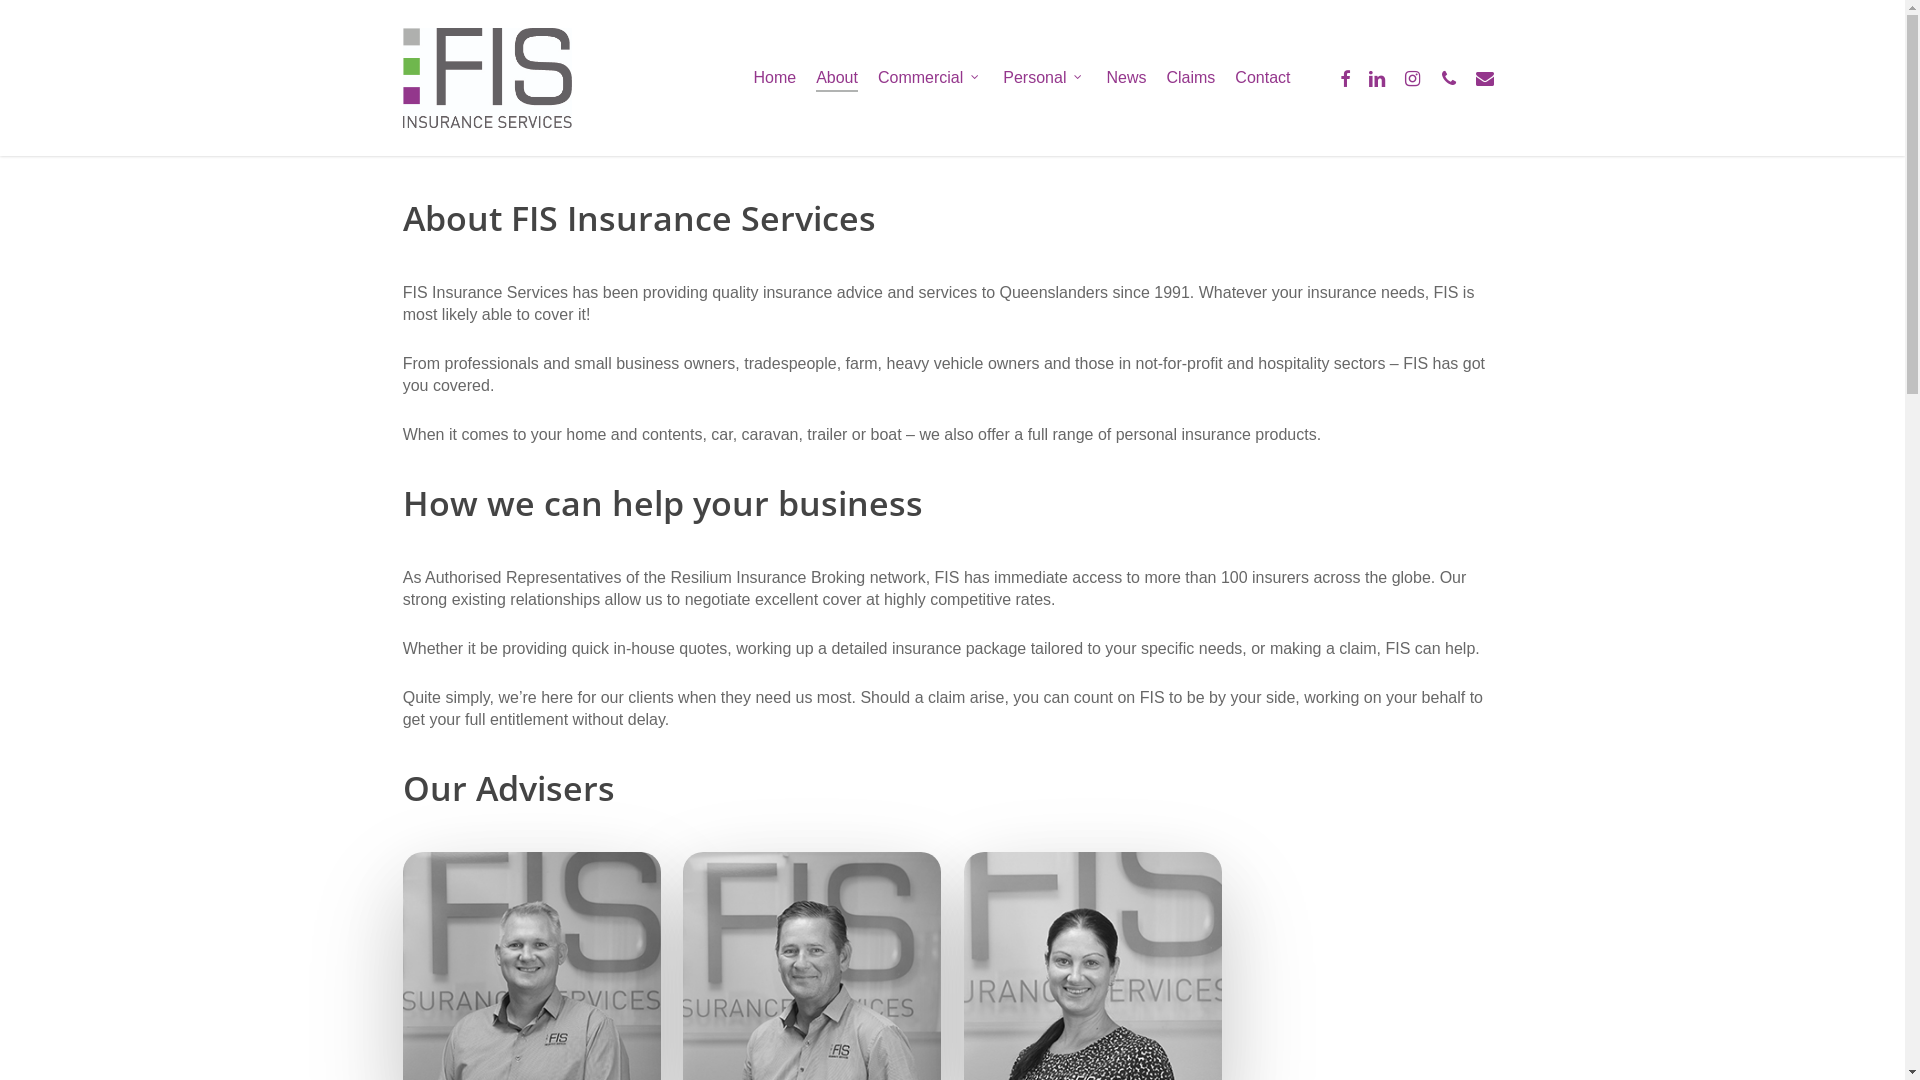 The height and width of the screenshot is (1080, 1920). What do you see at coordinates (1344, 76) in the screenshot?
I see `'facebook'` at bounding box center [1344, 76].